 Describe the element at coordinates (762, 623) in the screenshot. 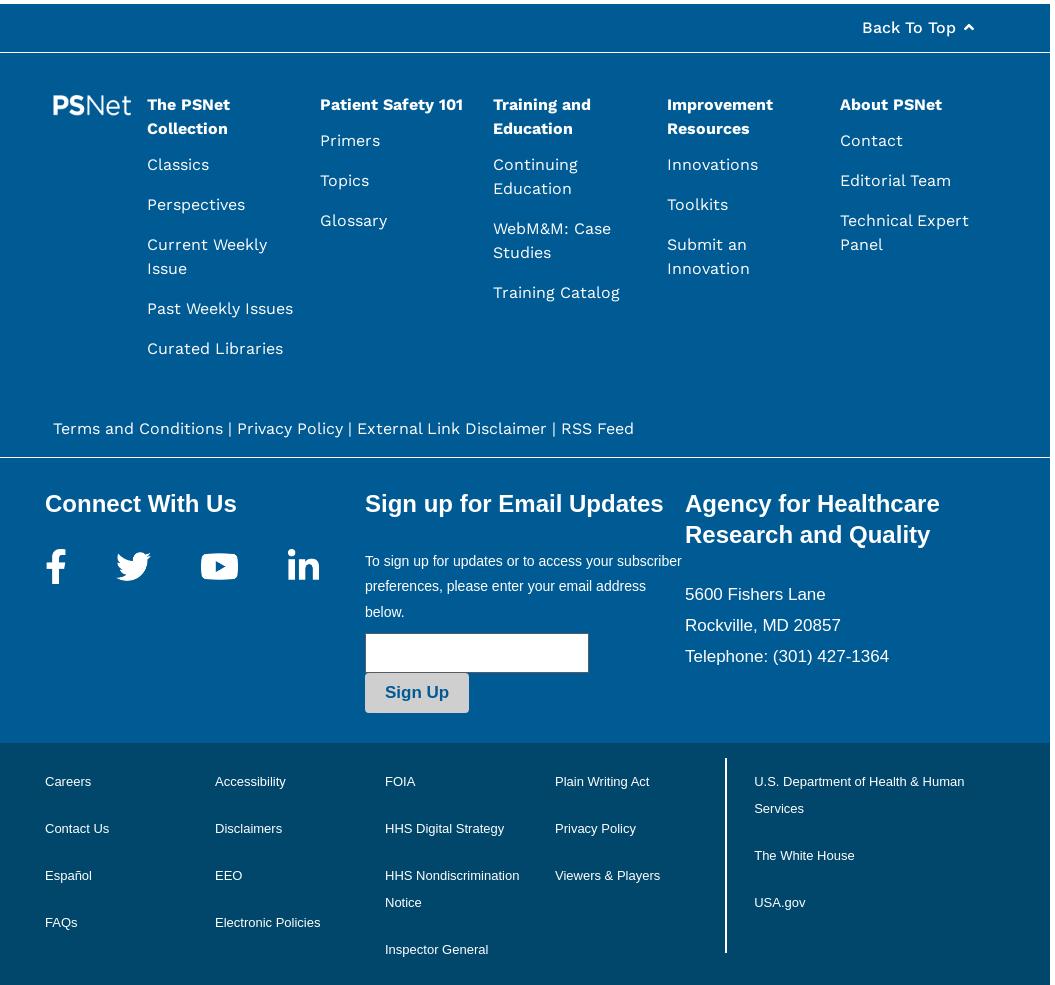

I see `'Rockville, MD 20857'` at that location.